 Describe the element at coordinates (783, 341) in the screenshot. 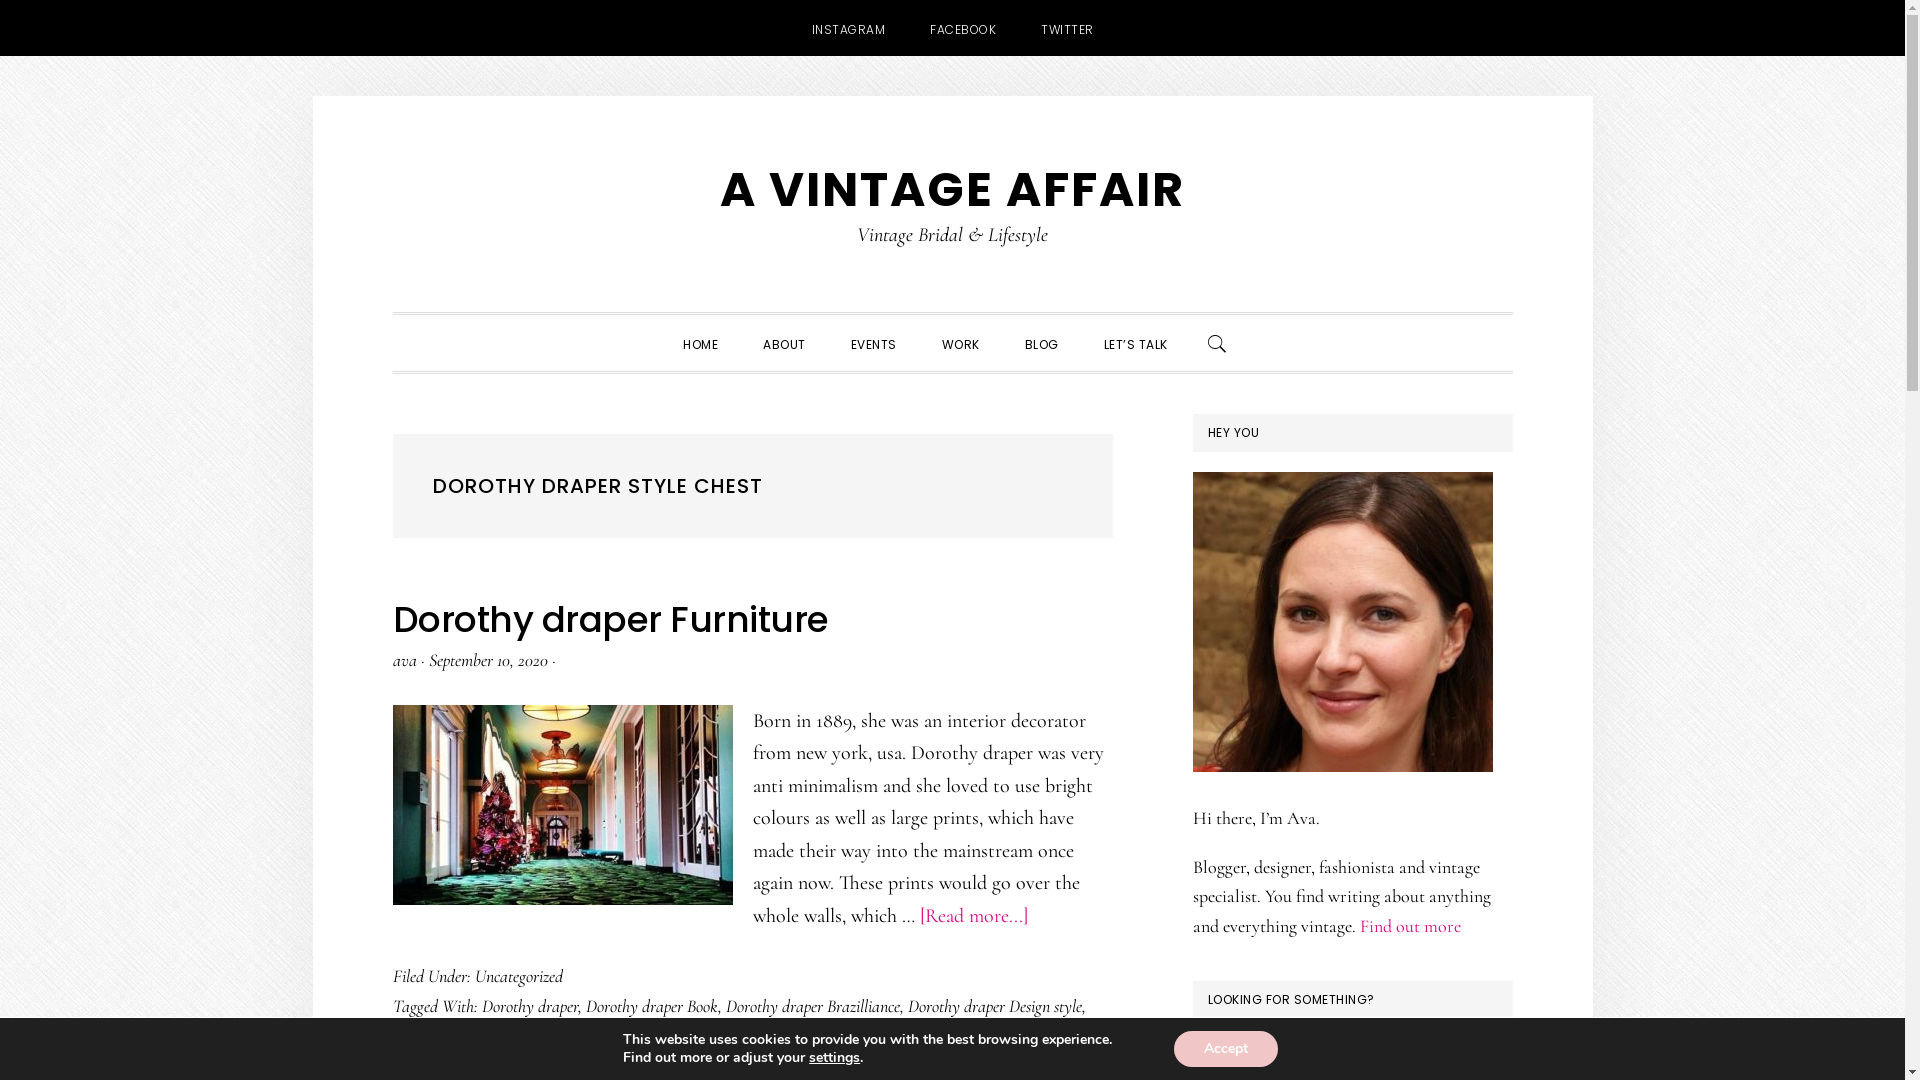

I see `'ABOUT'` at that location.